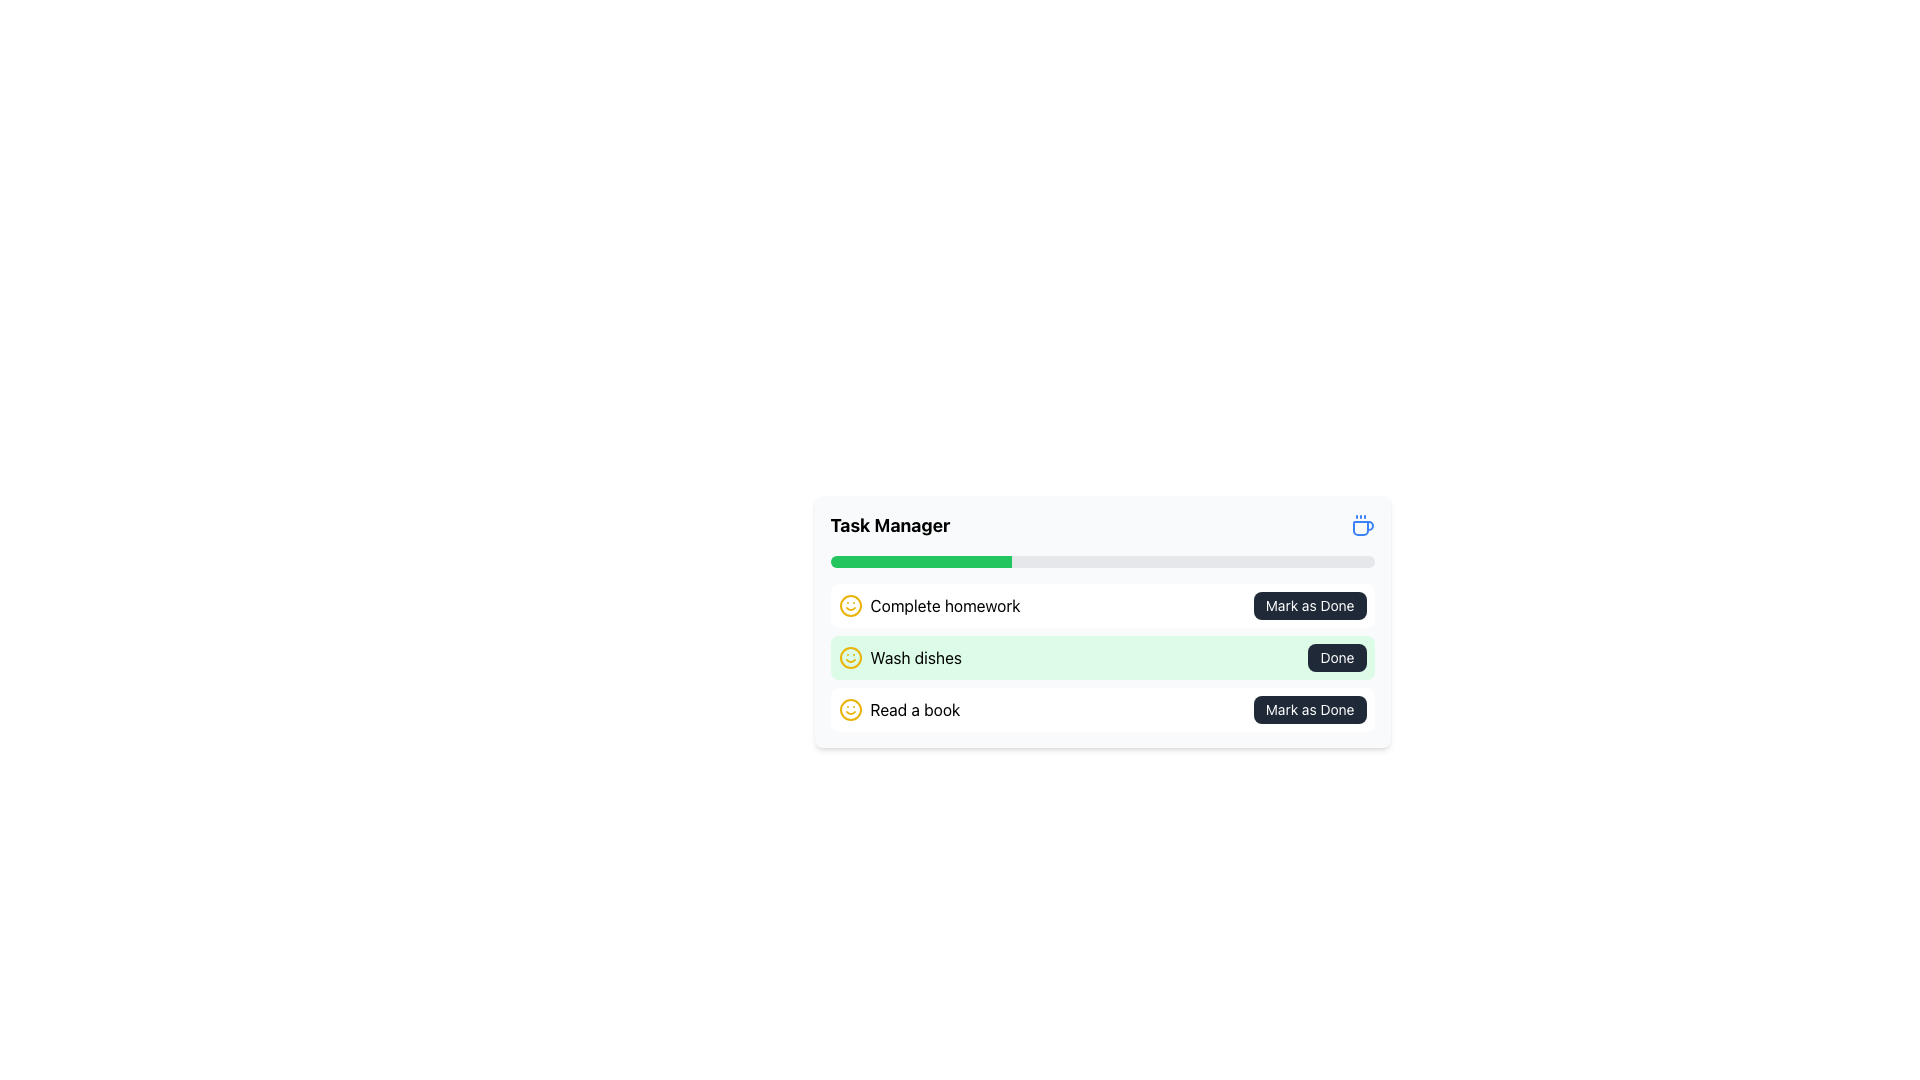  What do you see at coordinates (889, 524) in the screenshot?
I see `the bold and large 'Task Manager' static text label located in the header section of the task management interface` at bounding box center [889, 524].